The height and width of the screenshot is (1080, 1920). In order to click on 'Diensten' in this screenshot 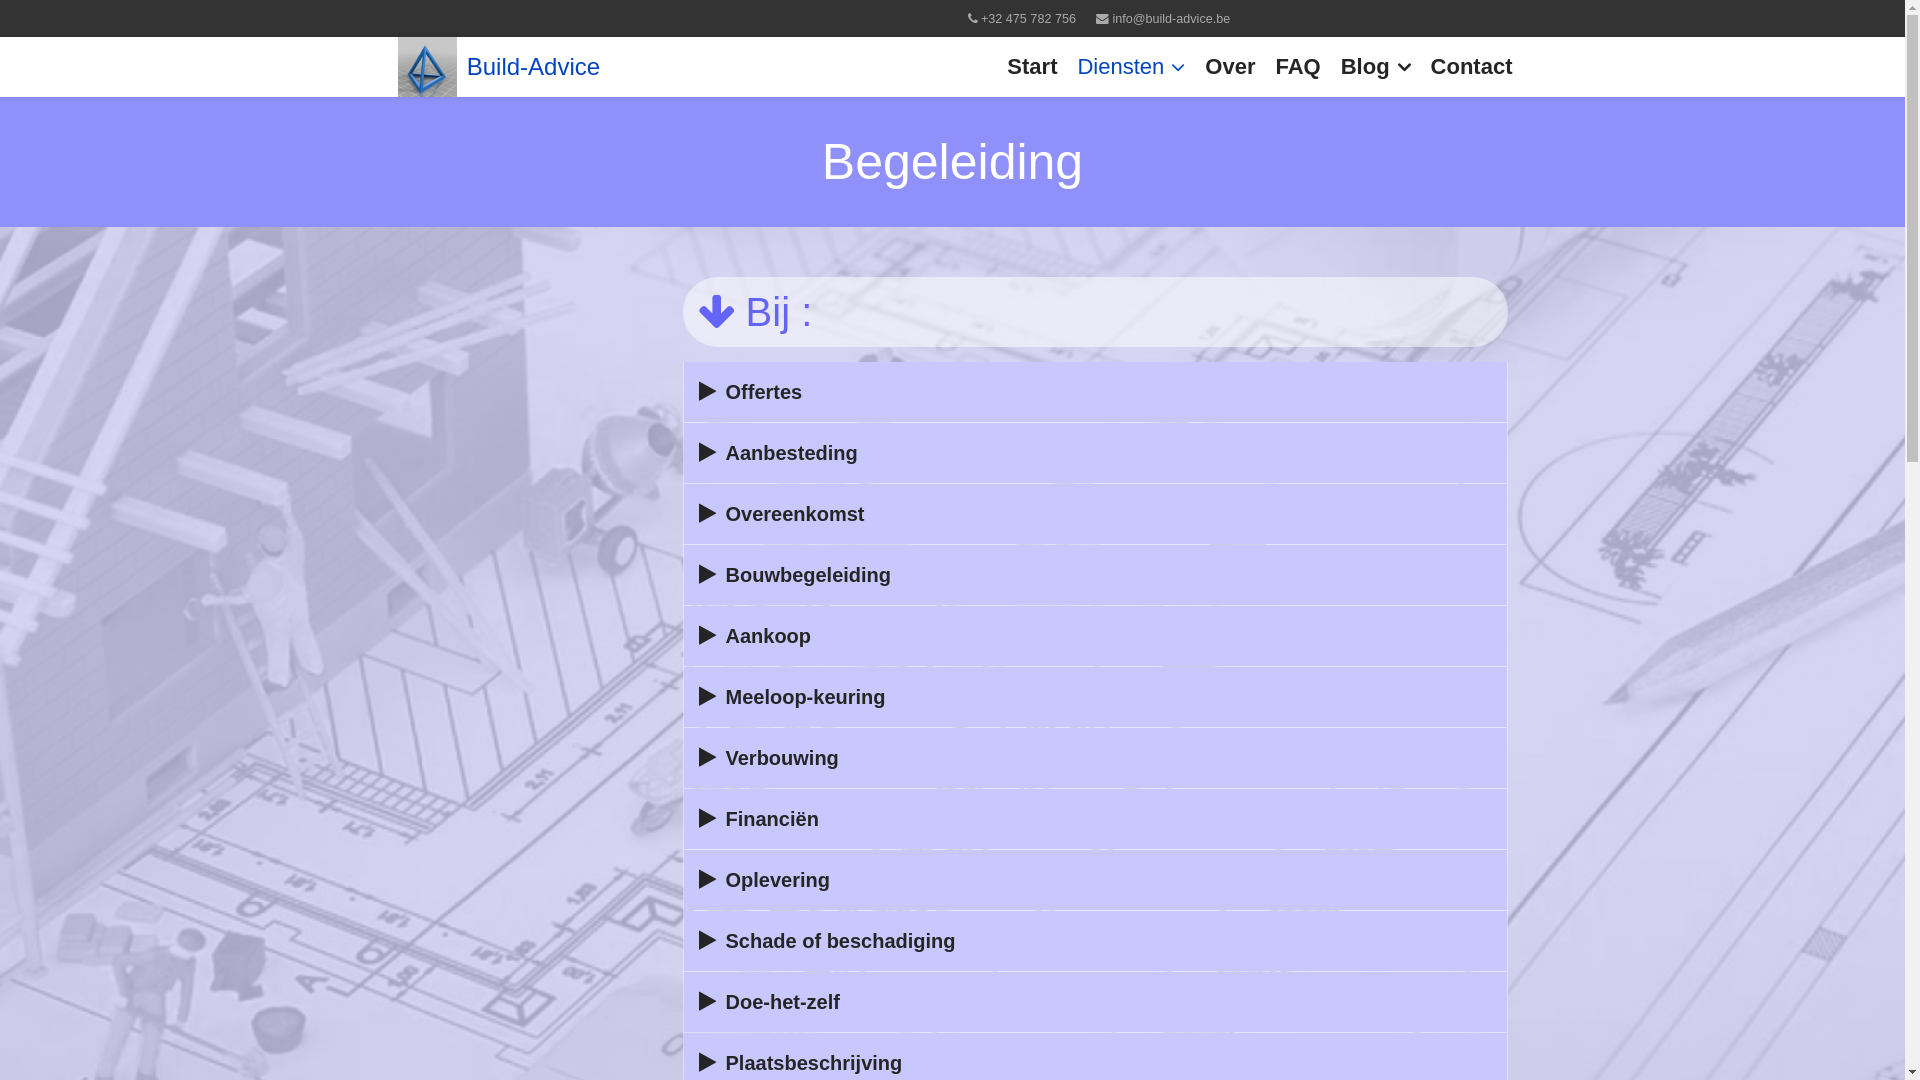, I will do `click(1131, 65)`.